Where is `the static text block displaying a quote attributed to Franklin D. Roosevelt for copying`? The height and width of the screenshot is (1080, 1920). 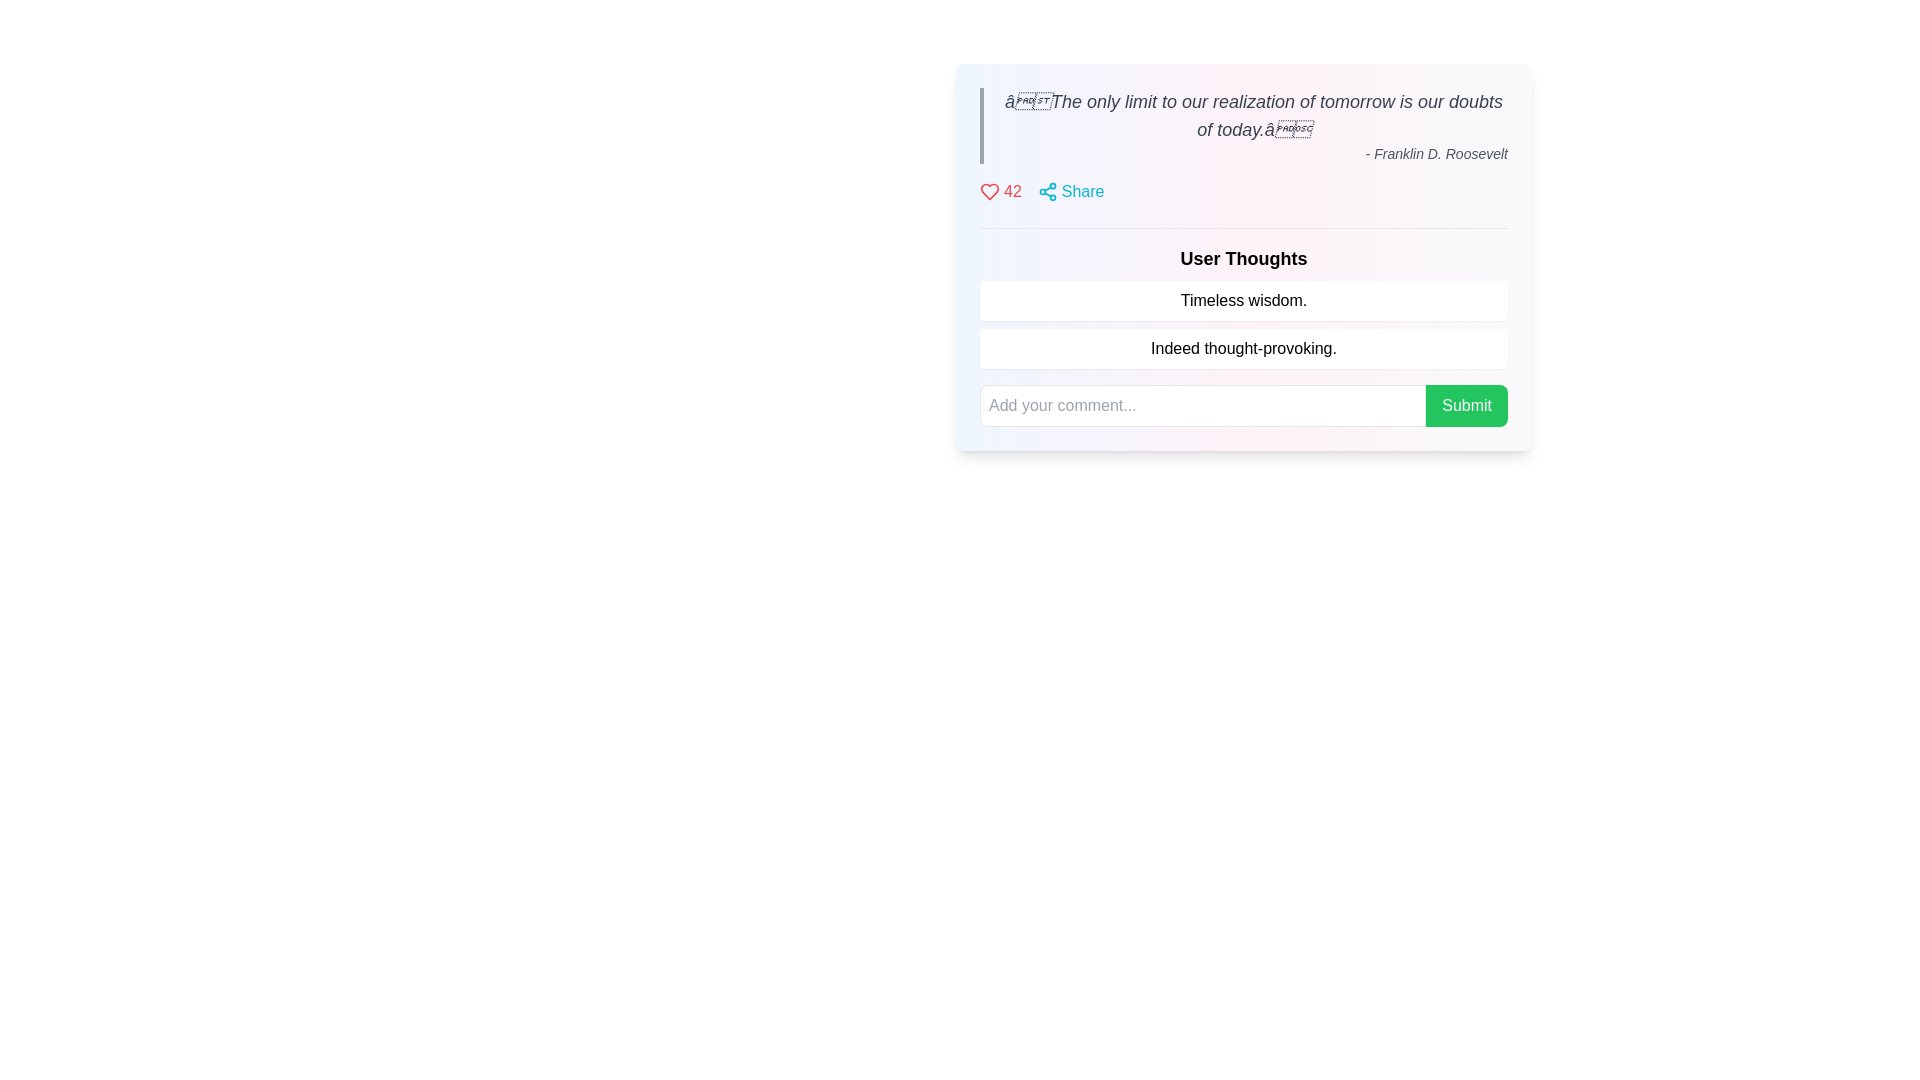 the static text block displaying a quote attributed to Franklin D. Roosevelt for copying is located at coordinates (1242, 126).